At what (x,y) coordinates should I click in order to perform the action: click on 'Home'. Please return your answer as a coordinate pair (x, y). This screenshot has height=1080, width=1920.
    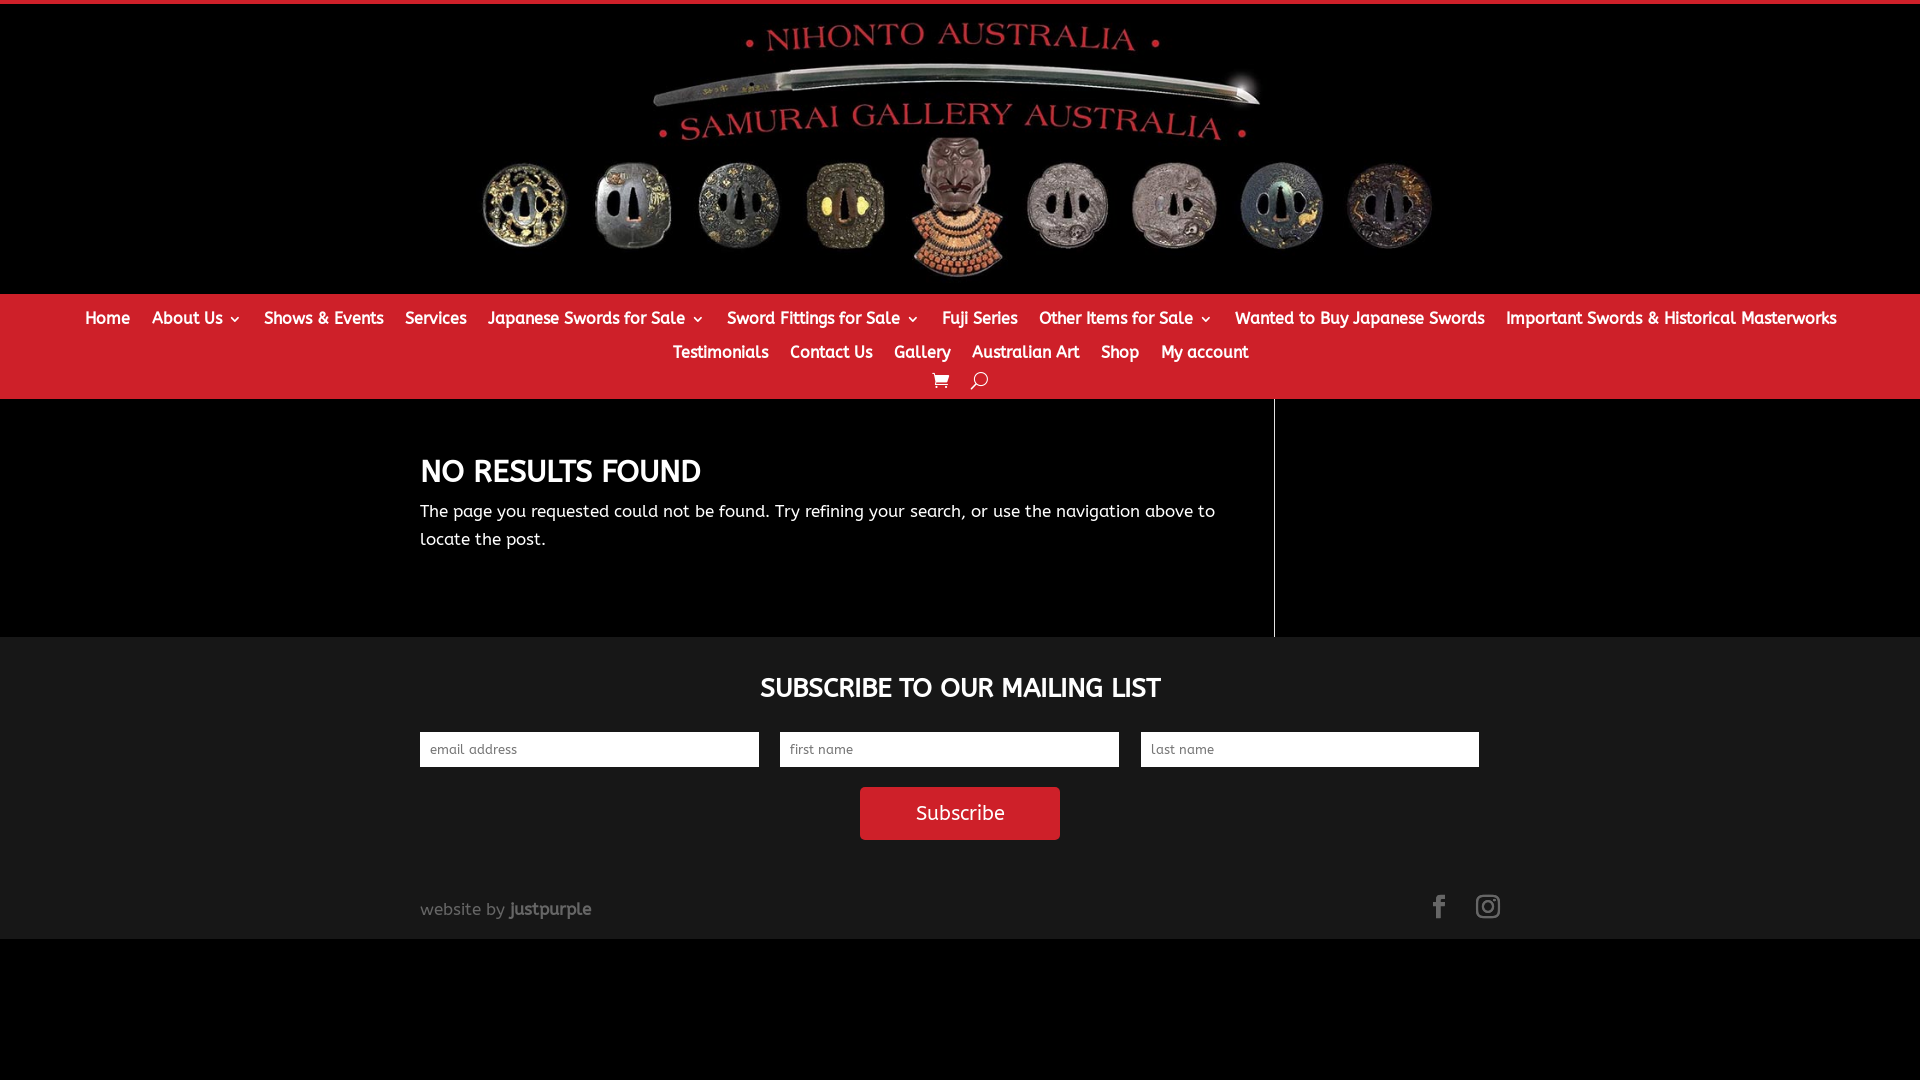
    Looking at the image, I should click on (105, 323).